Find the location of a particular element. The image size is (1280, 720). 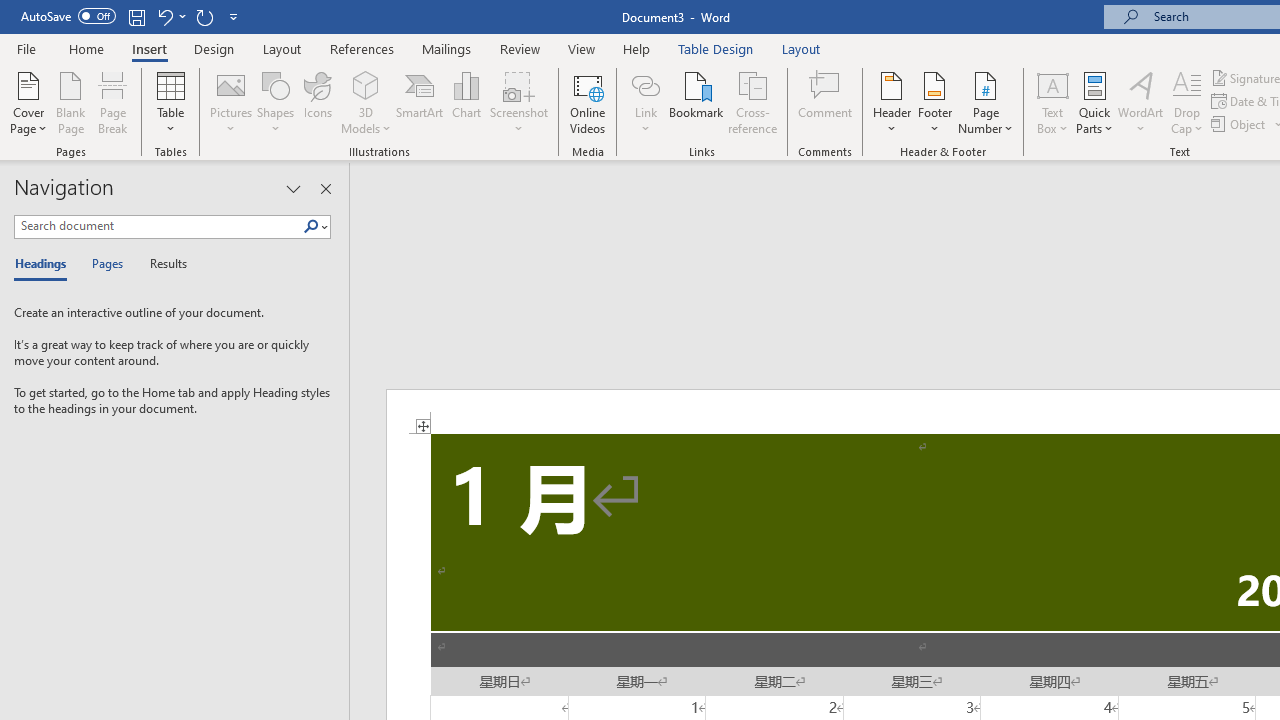

'Page Break' is located at coordinates (112, 103).